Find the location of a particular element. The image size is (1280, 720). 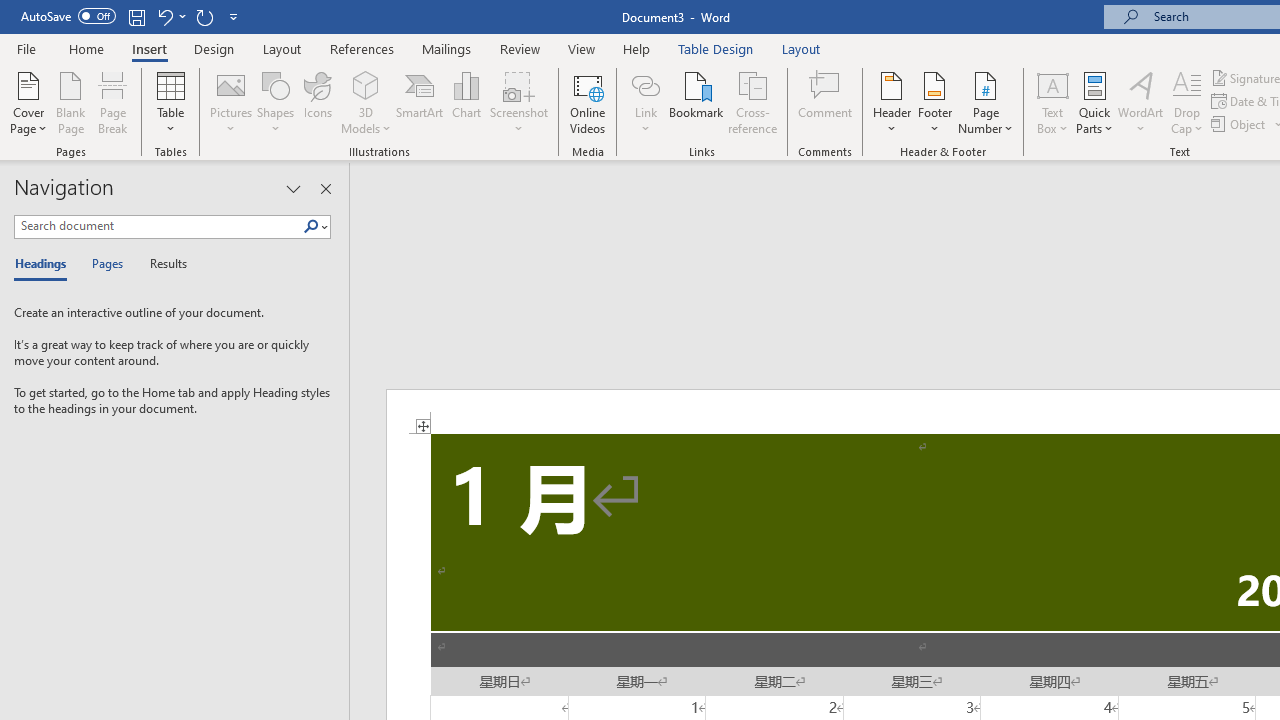

'Page Break' is located at coordinates (112, 103).